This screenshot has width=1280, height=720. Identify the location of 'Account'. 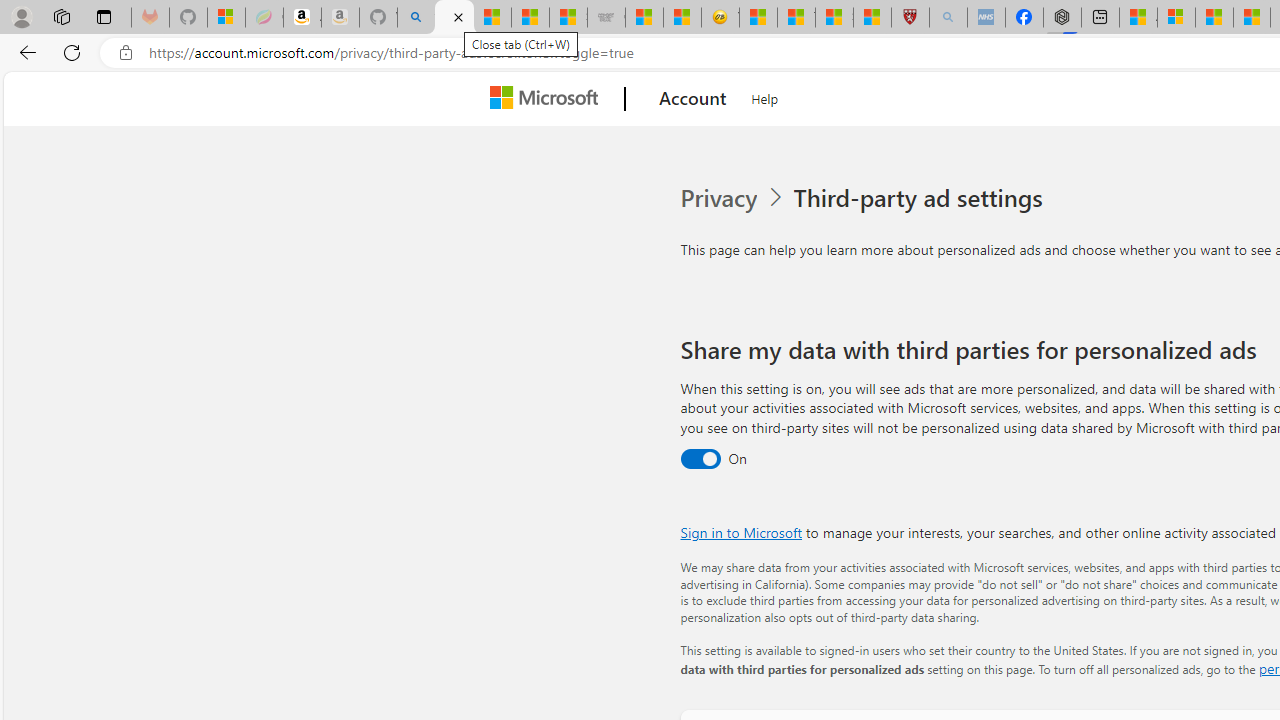
(693, 99).